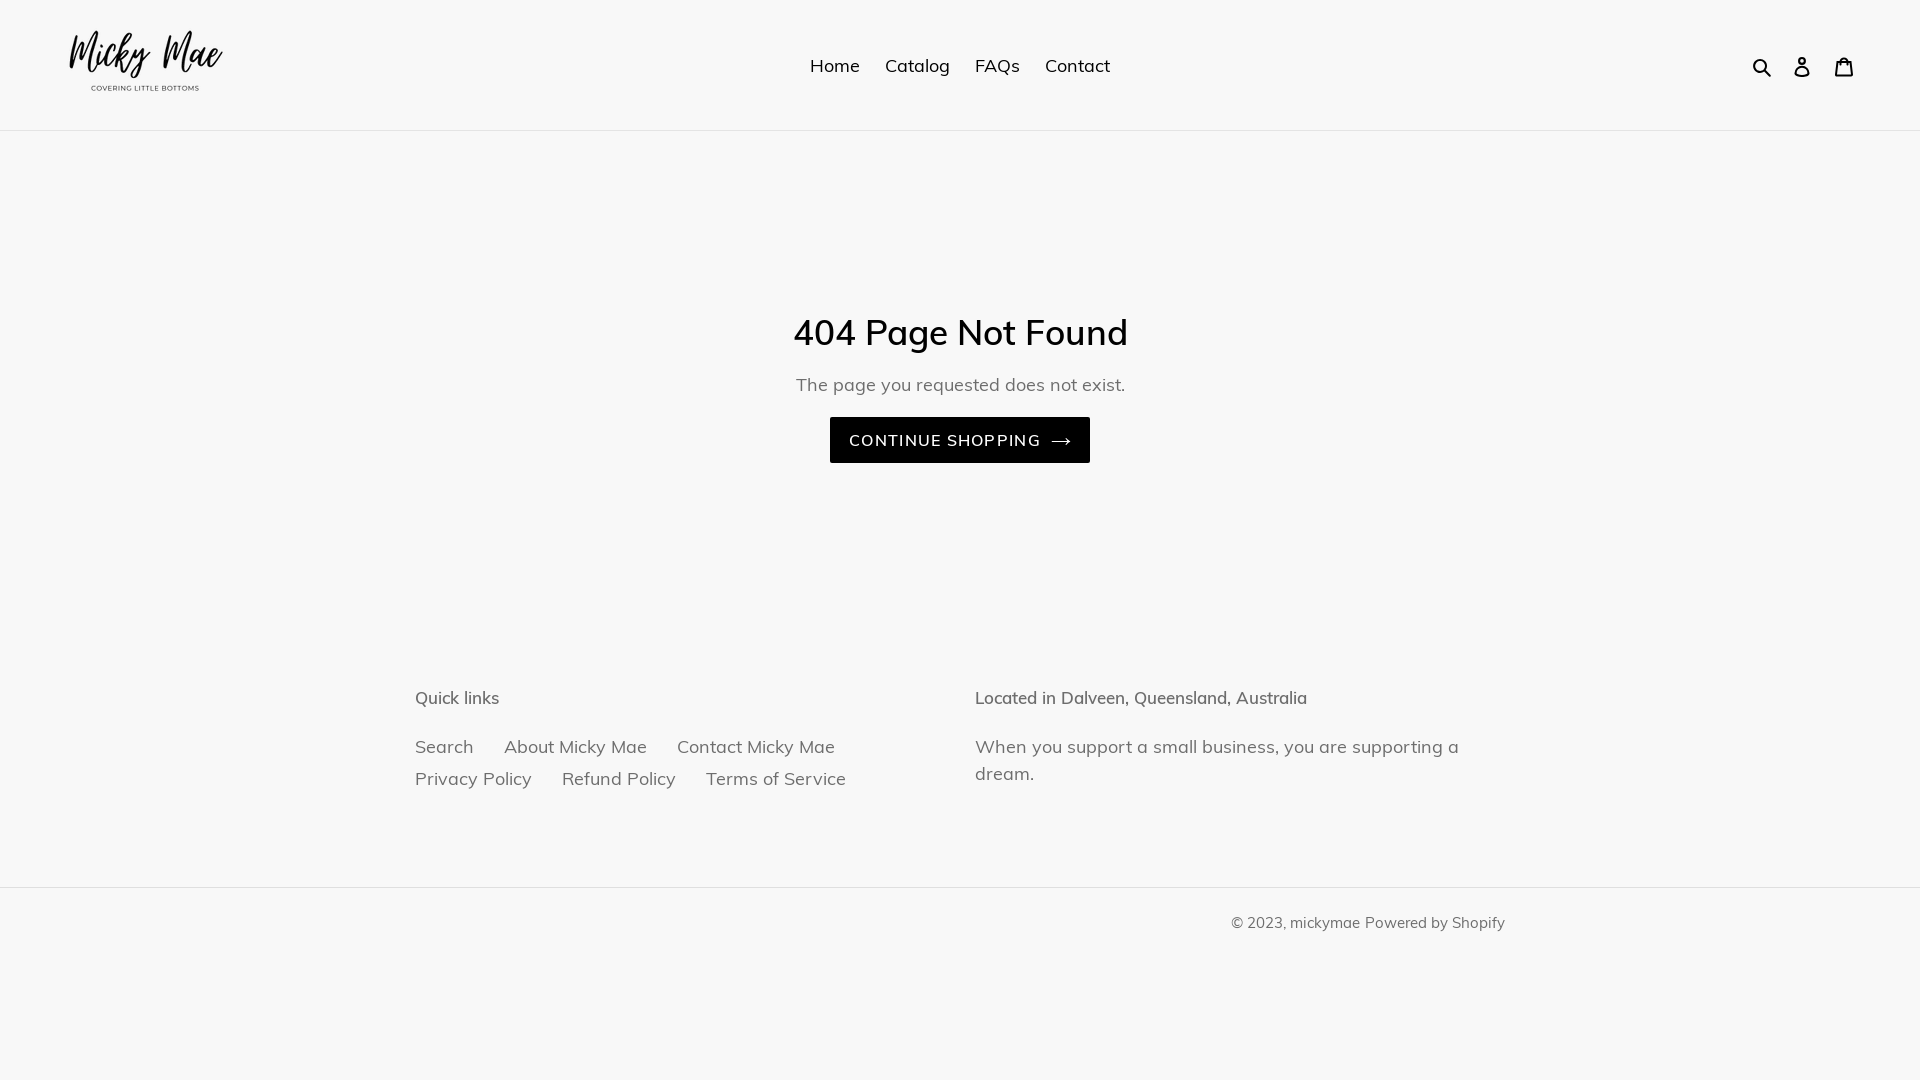 Image resolution: width=1920 pixels, height=1080 pixels. I want to click on 'About Micky Mae', so click(504, 746).